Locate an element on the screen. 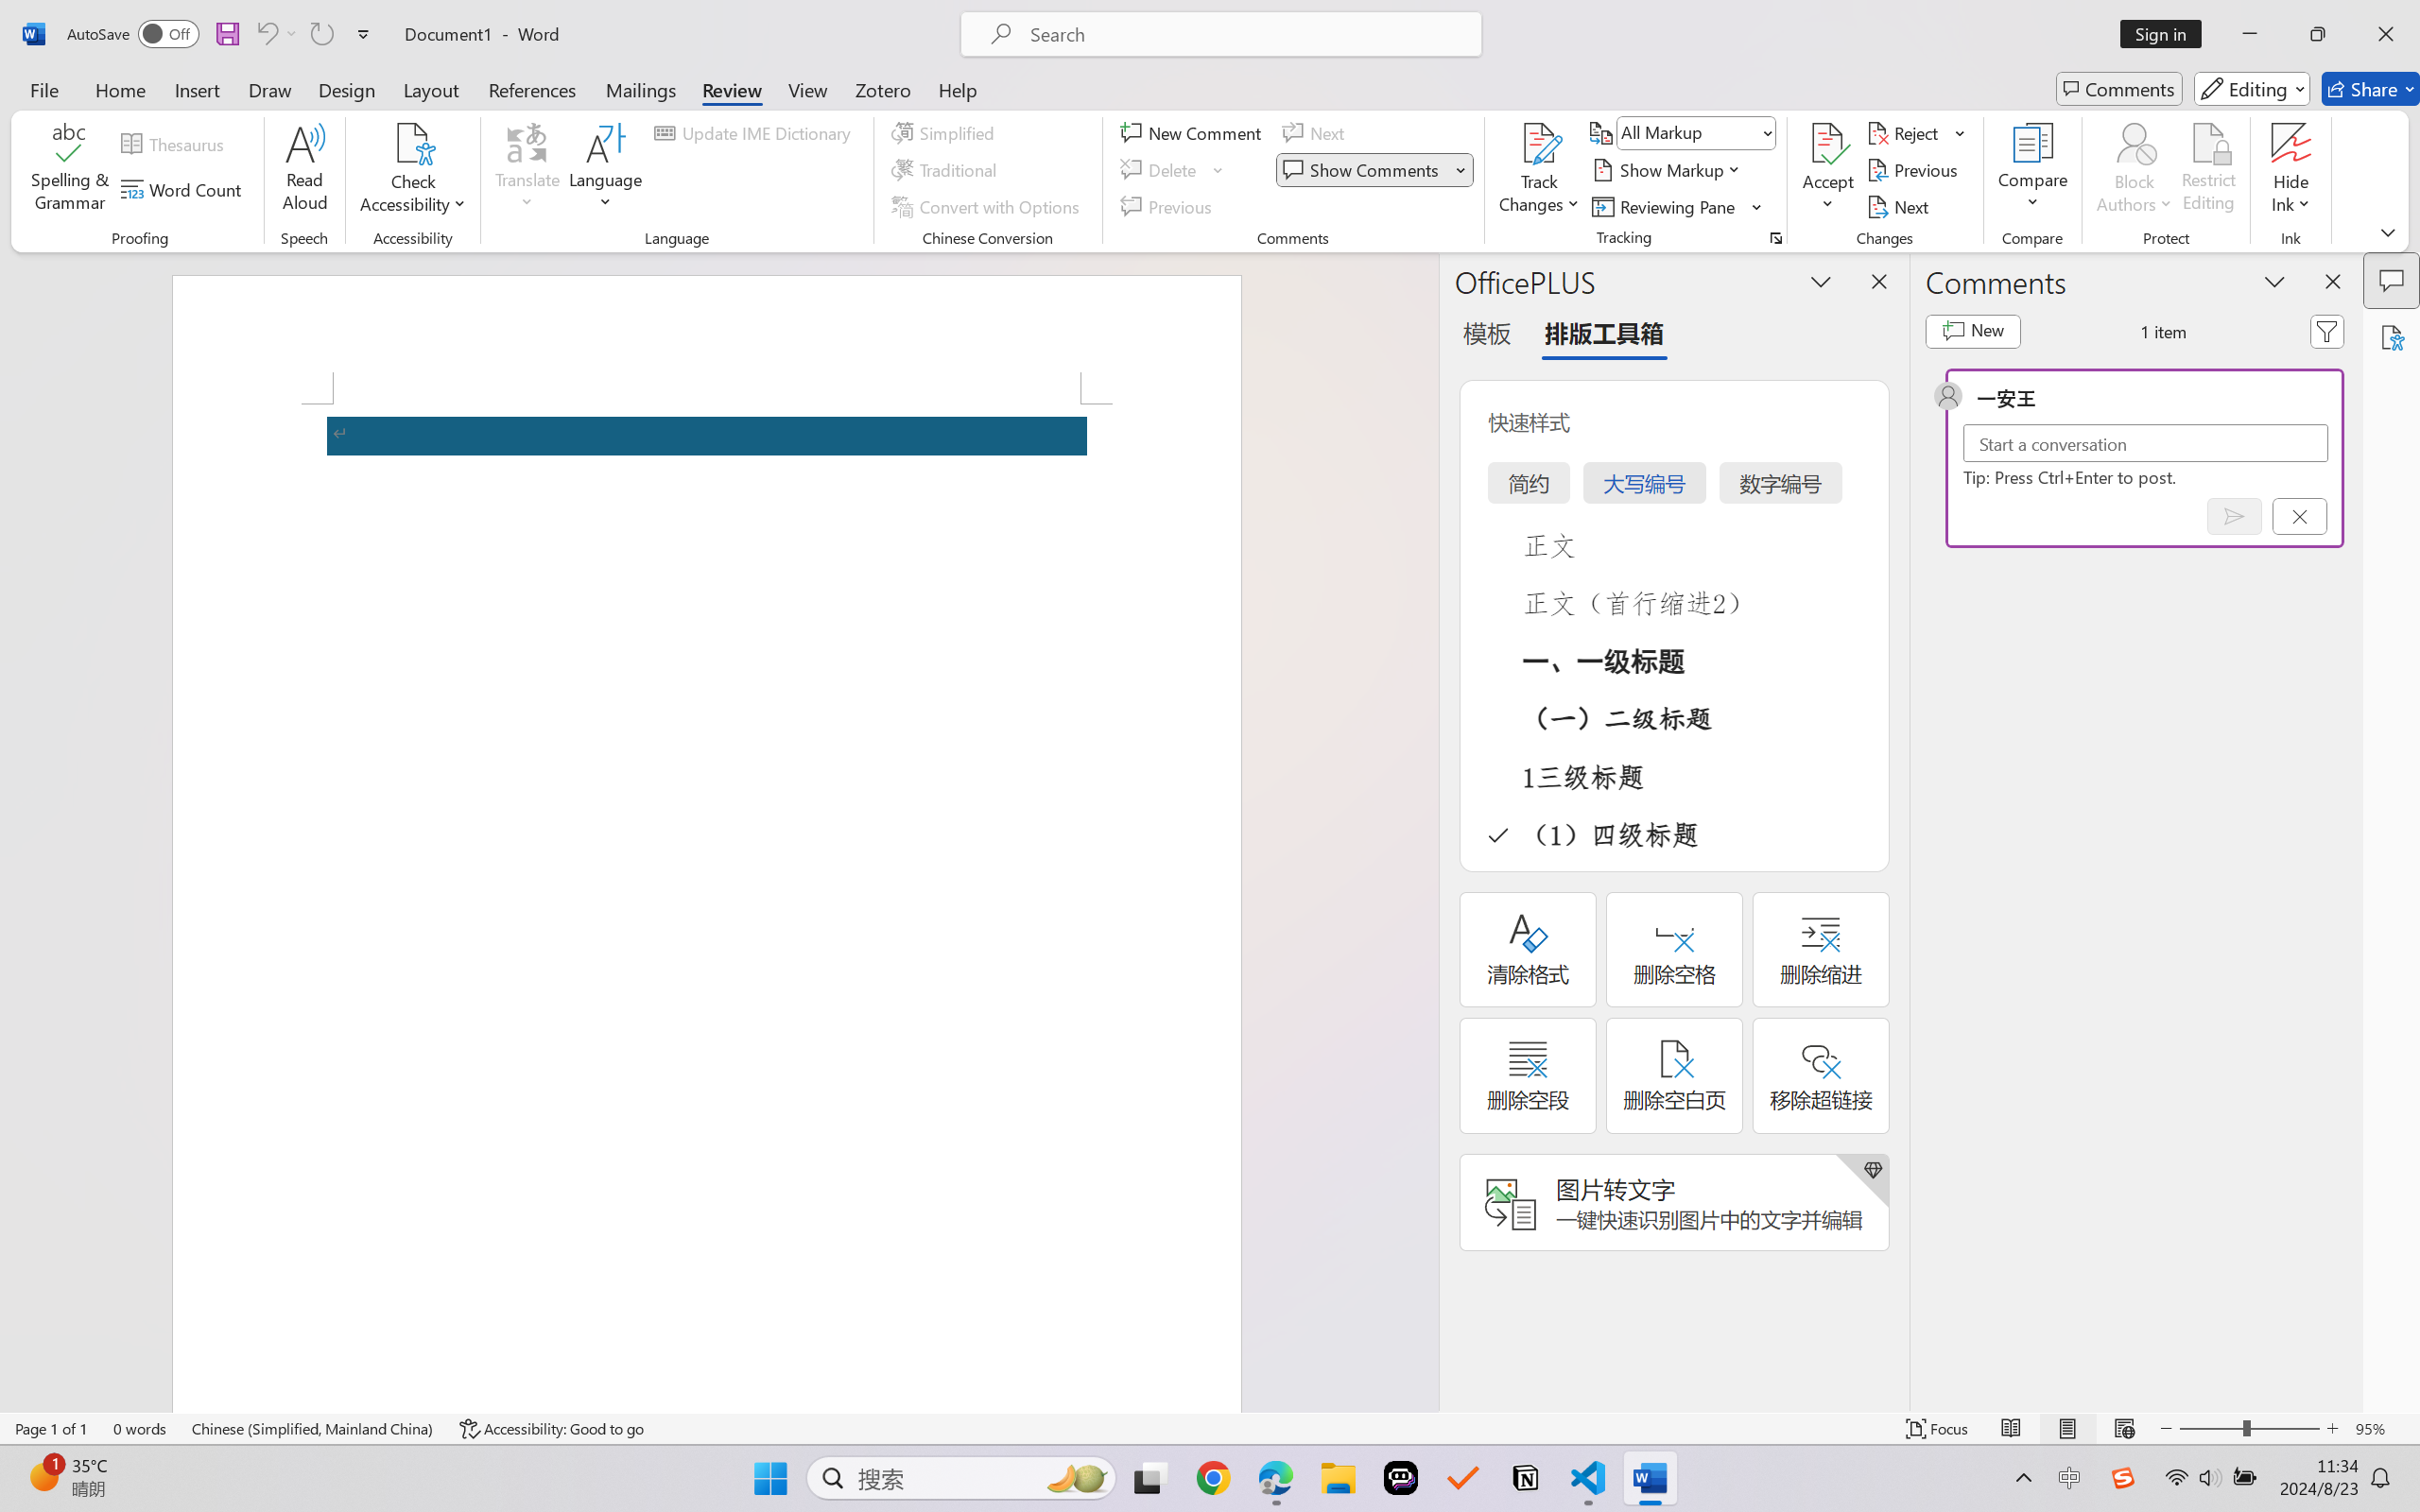  'Simplified' is located at coordinates (944, 131).